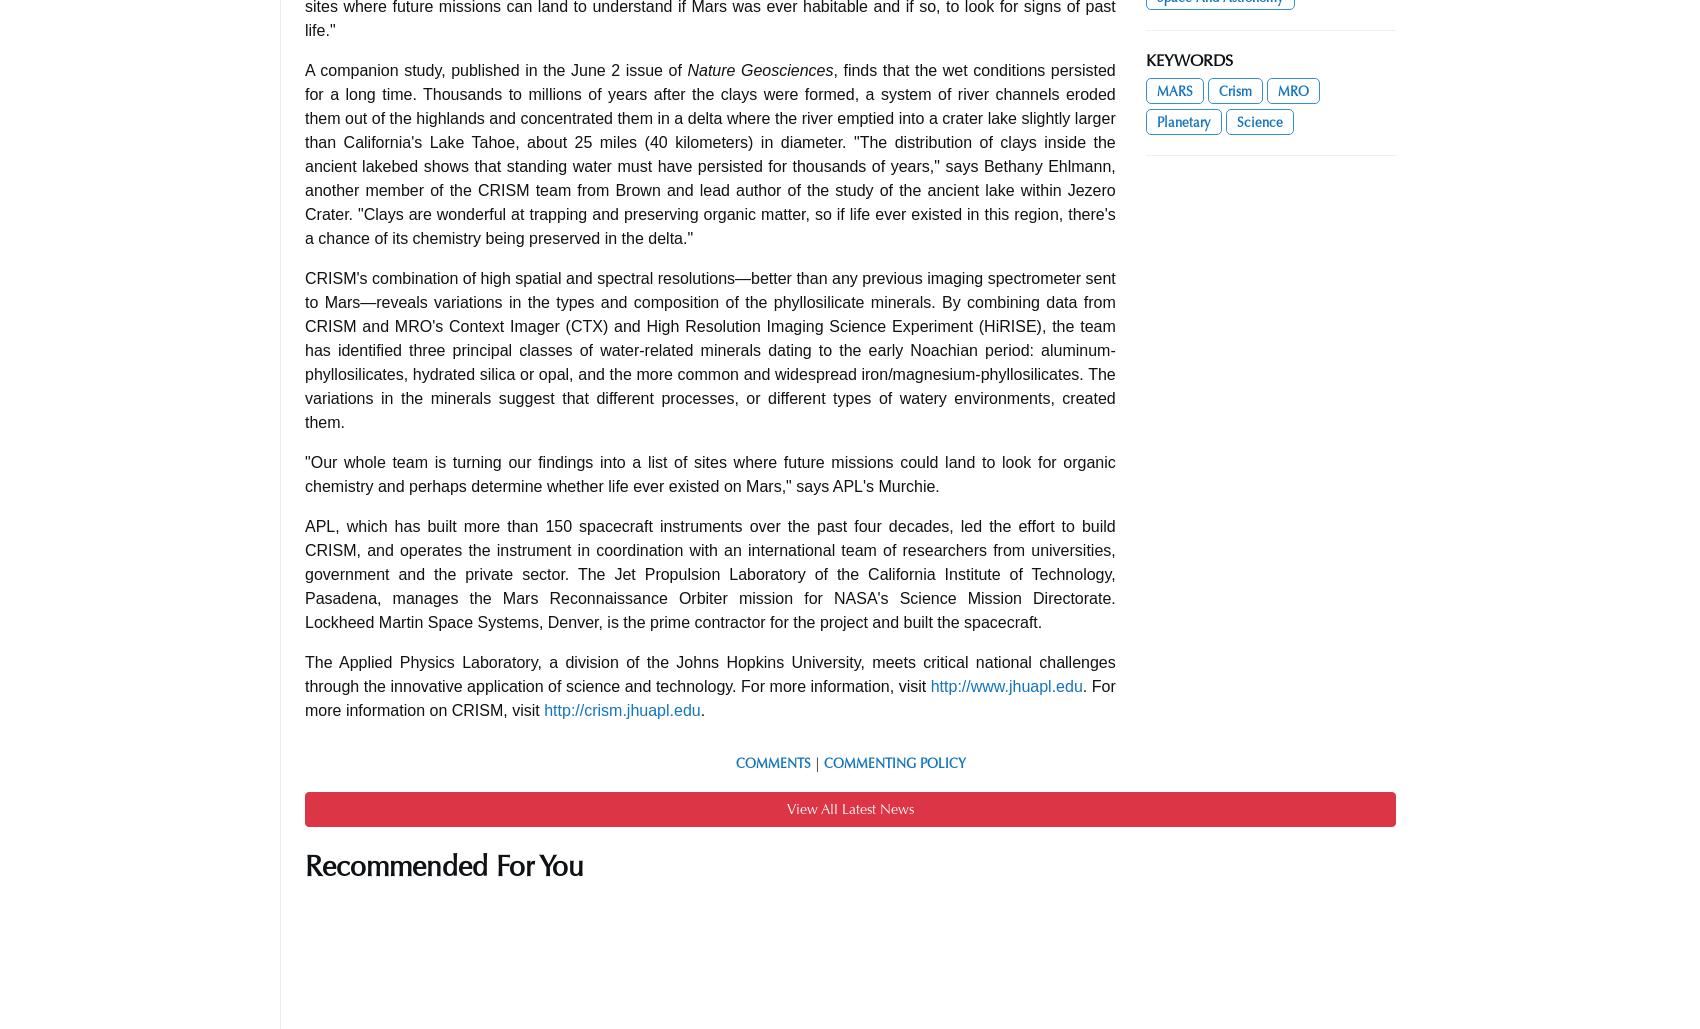 The width and height of the screenshot is (1700, 1029). I want to click on 'APL, which has built more than 150 spacecraft instruments over the past four decades, led the effort to build CRISM, and operates the instrument in coordination with an international team of researchers from universities, government and the private sector. The Jet Propulsion Laboratory of the California Institute of Technology, Pasadena, manages the Mars Reconnaissance Orbiter mission for NASA's Science Mission Directorate. Lockheed Martin Space Systems, Denver, is the prime contractor for the project and built the spacecraft.', so click(304, 572).